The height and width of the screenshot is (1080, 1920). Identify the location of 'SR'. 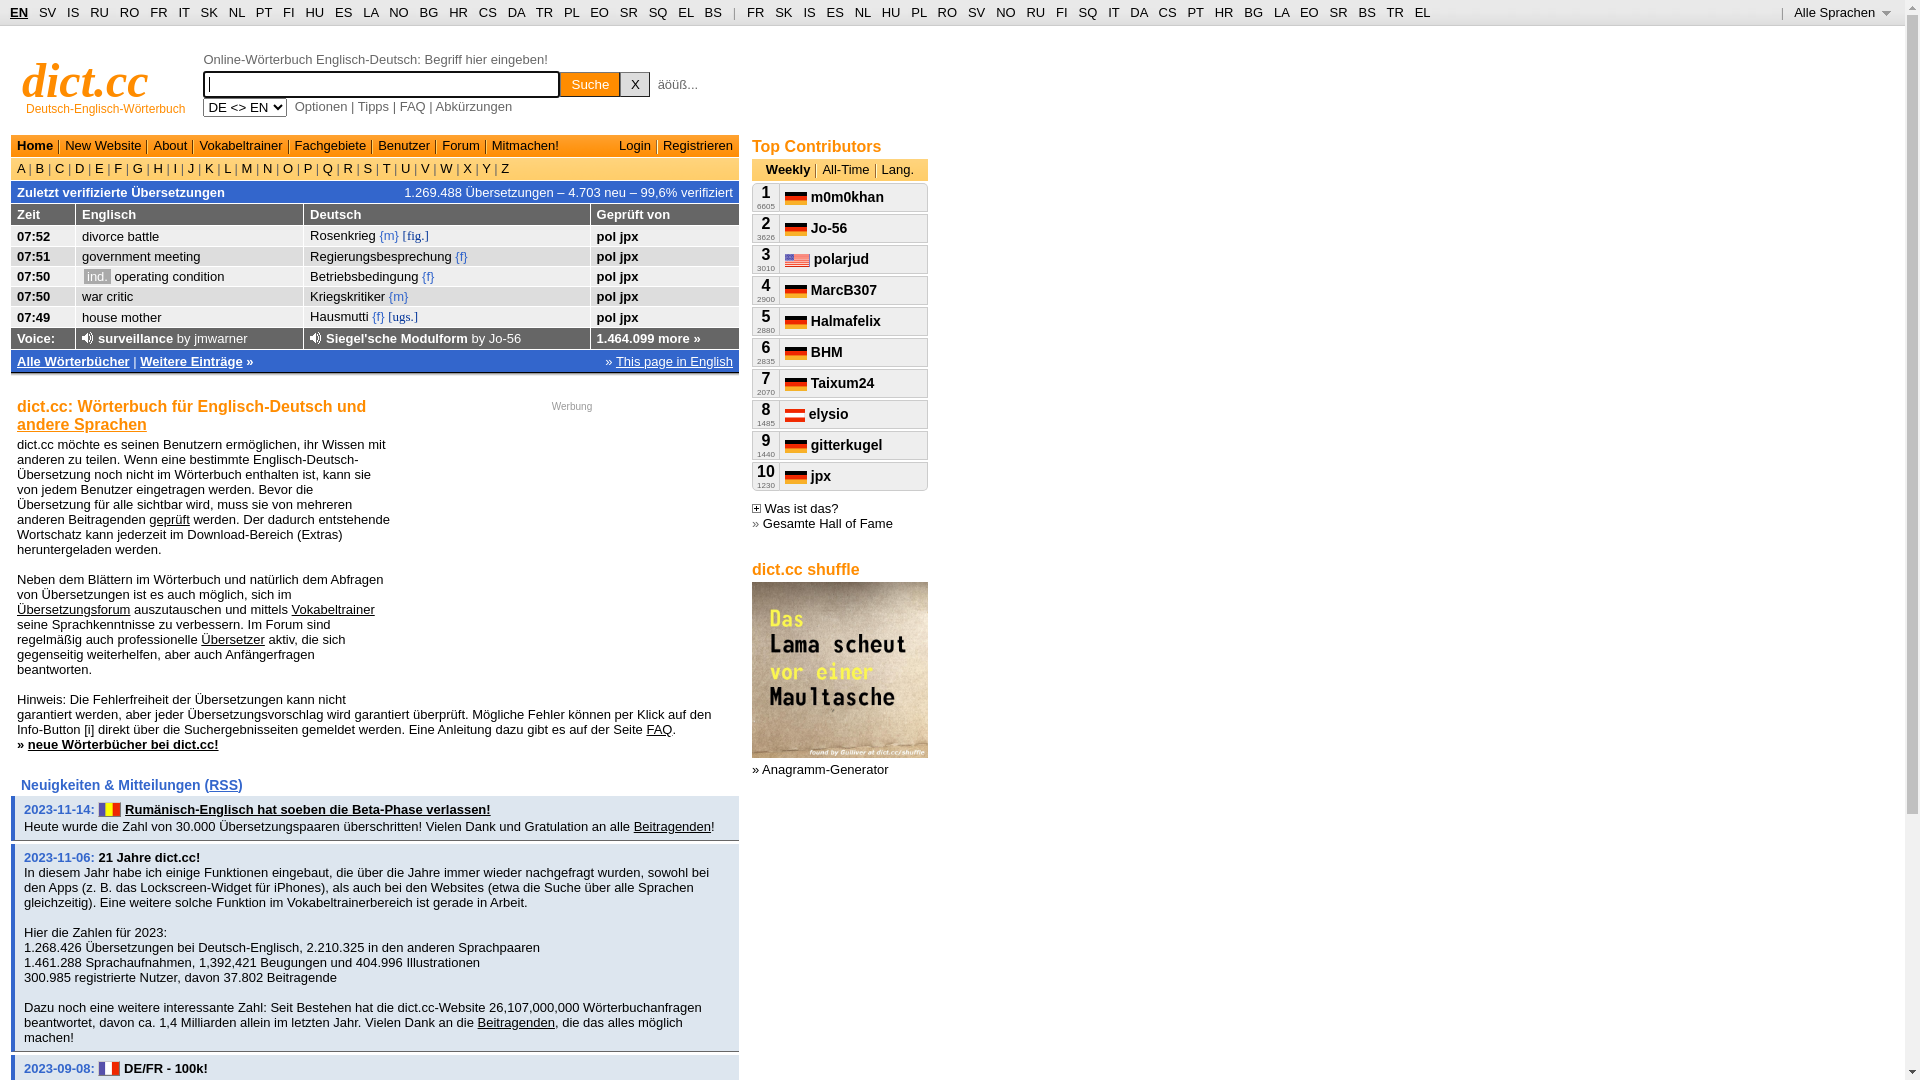
(1339, 12).